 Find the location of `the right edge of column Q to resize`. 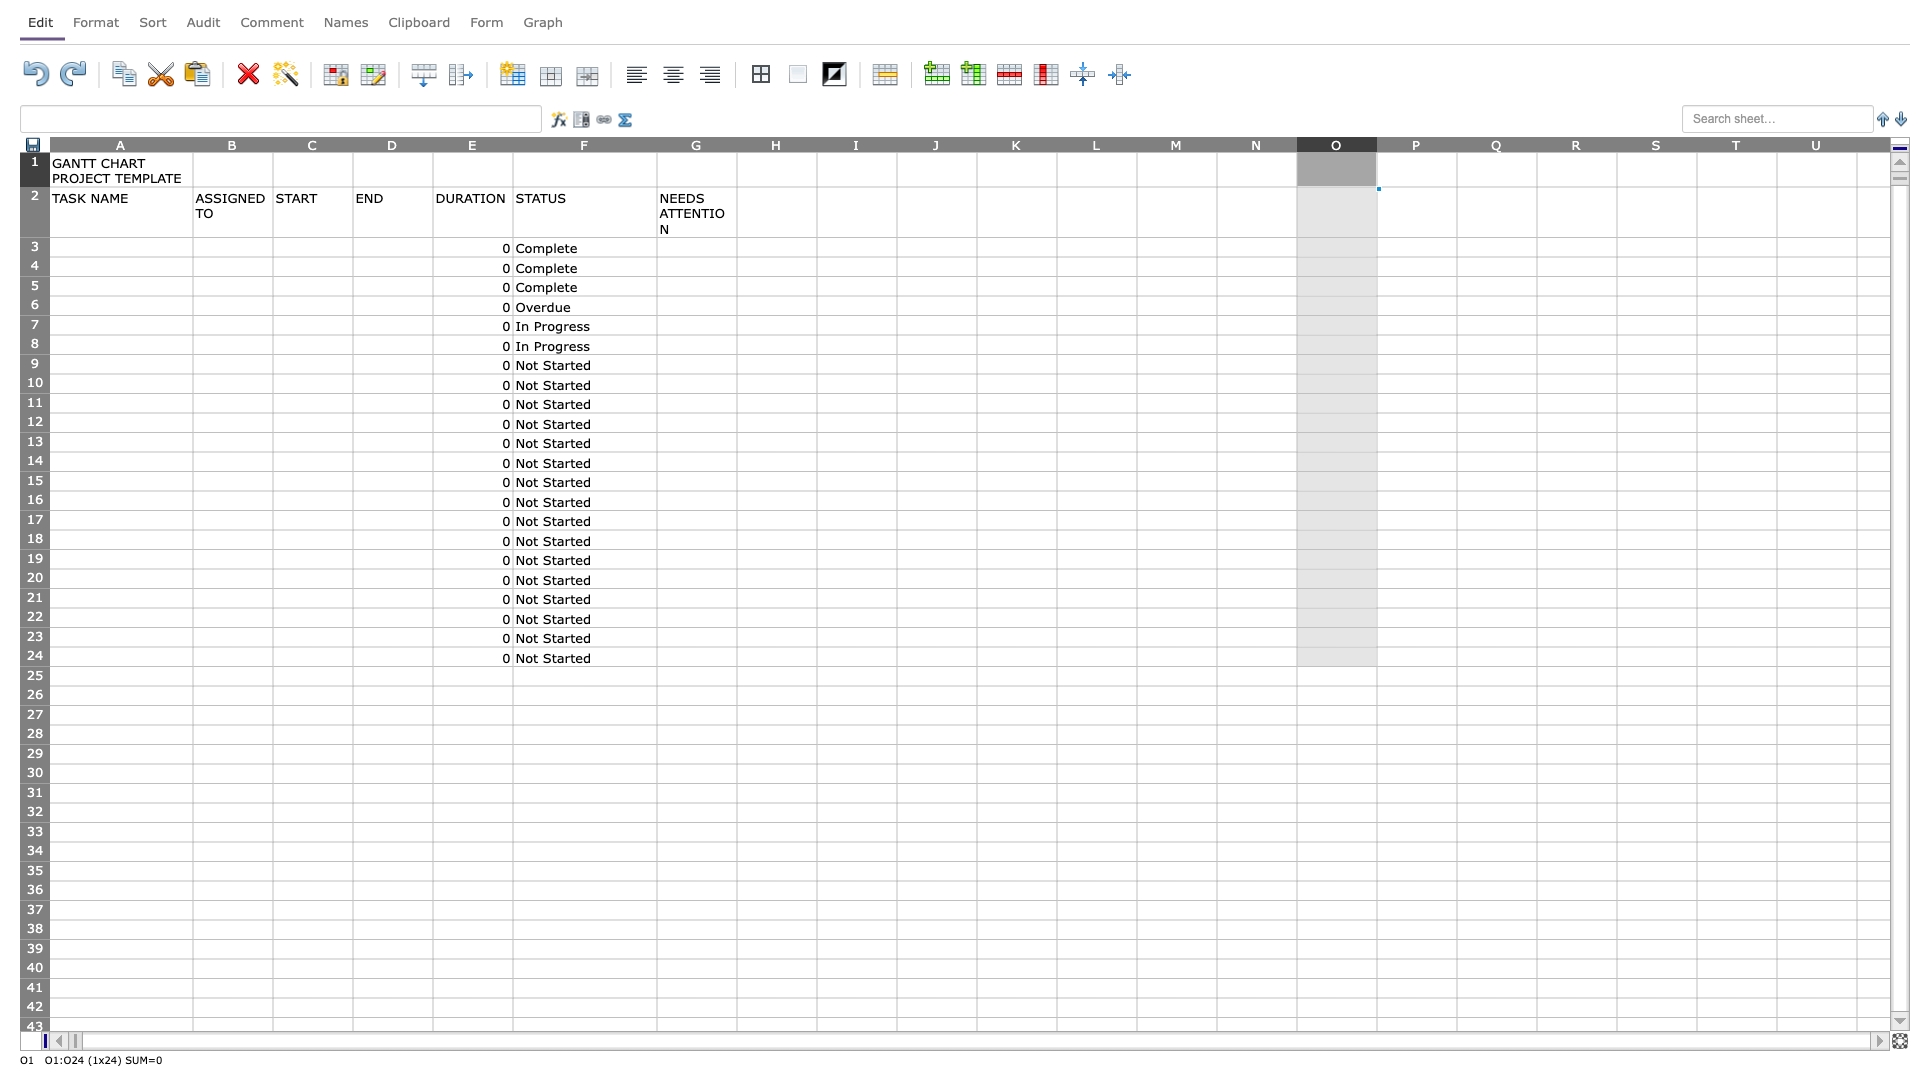

the right edge of column Q to resize is located at coordinates (1535, 143).